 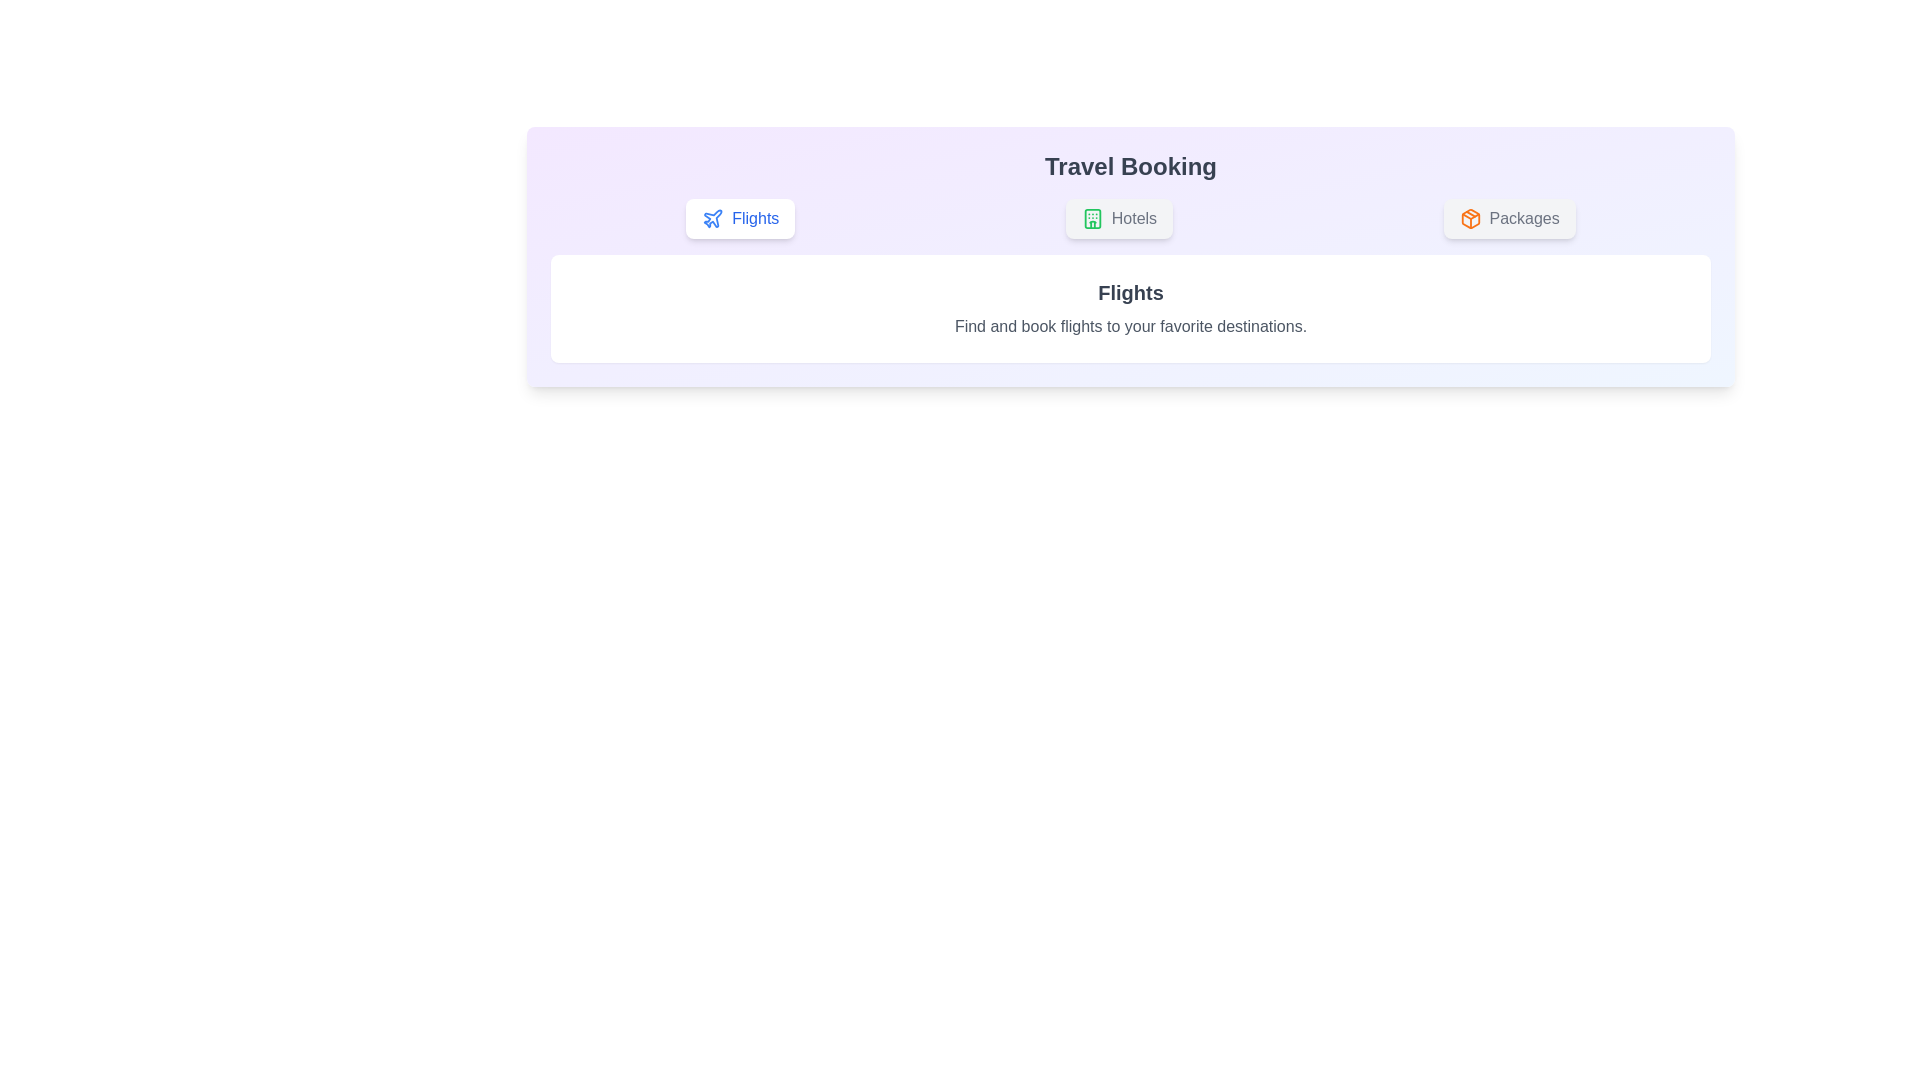 What do you see at coordinates (1508, 219) in the screenshot?
I see `the Packages tab by clicking on its button` at bounding box center [1508, 219].